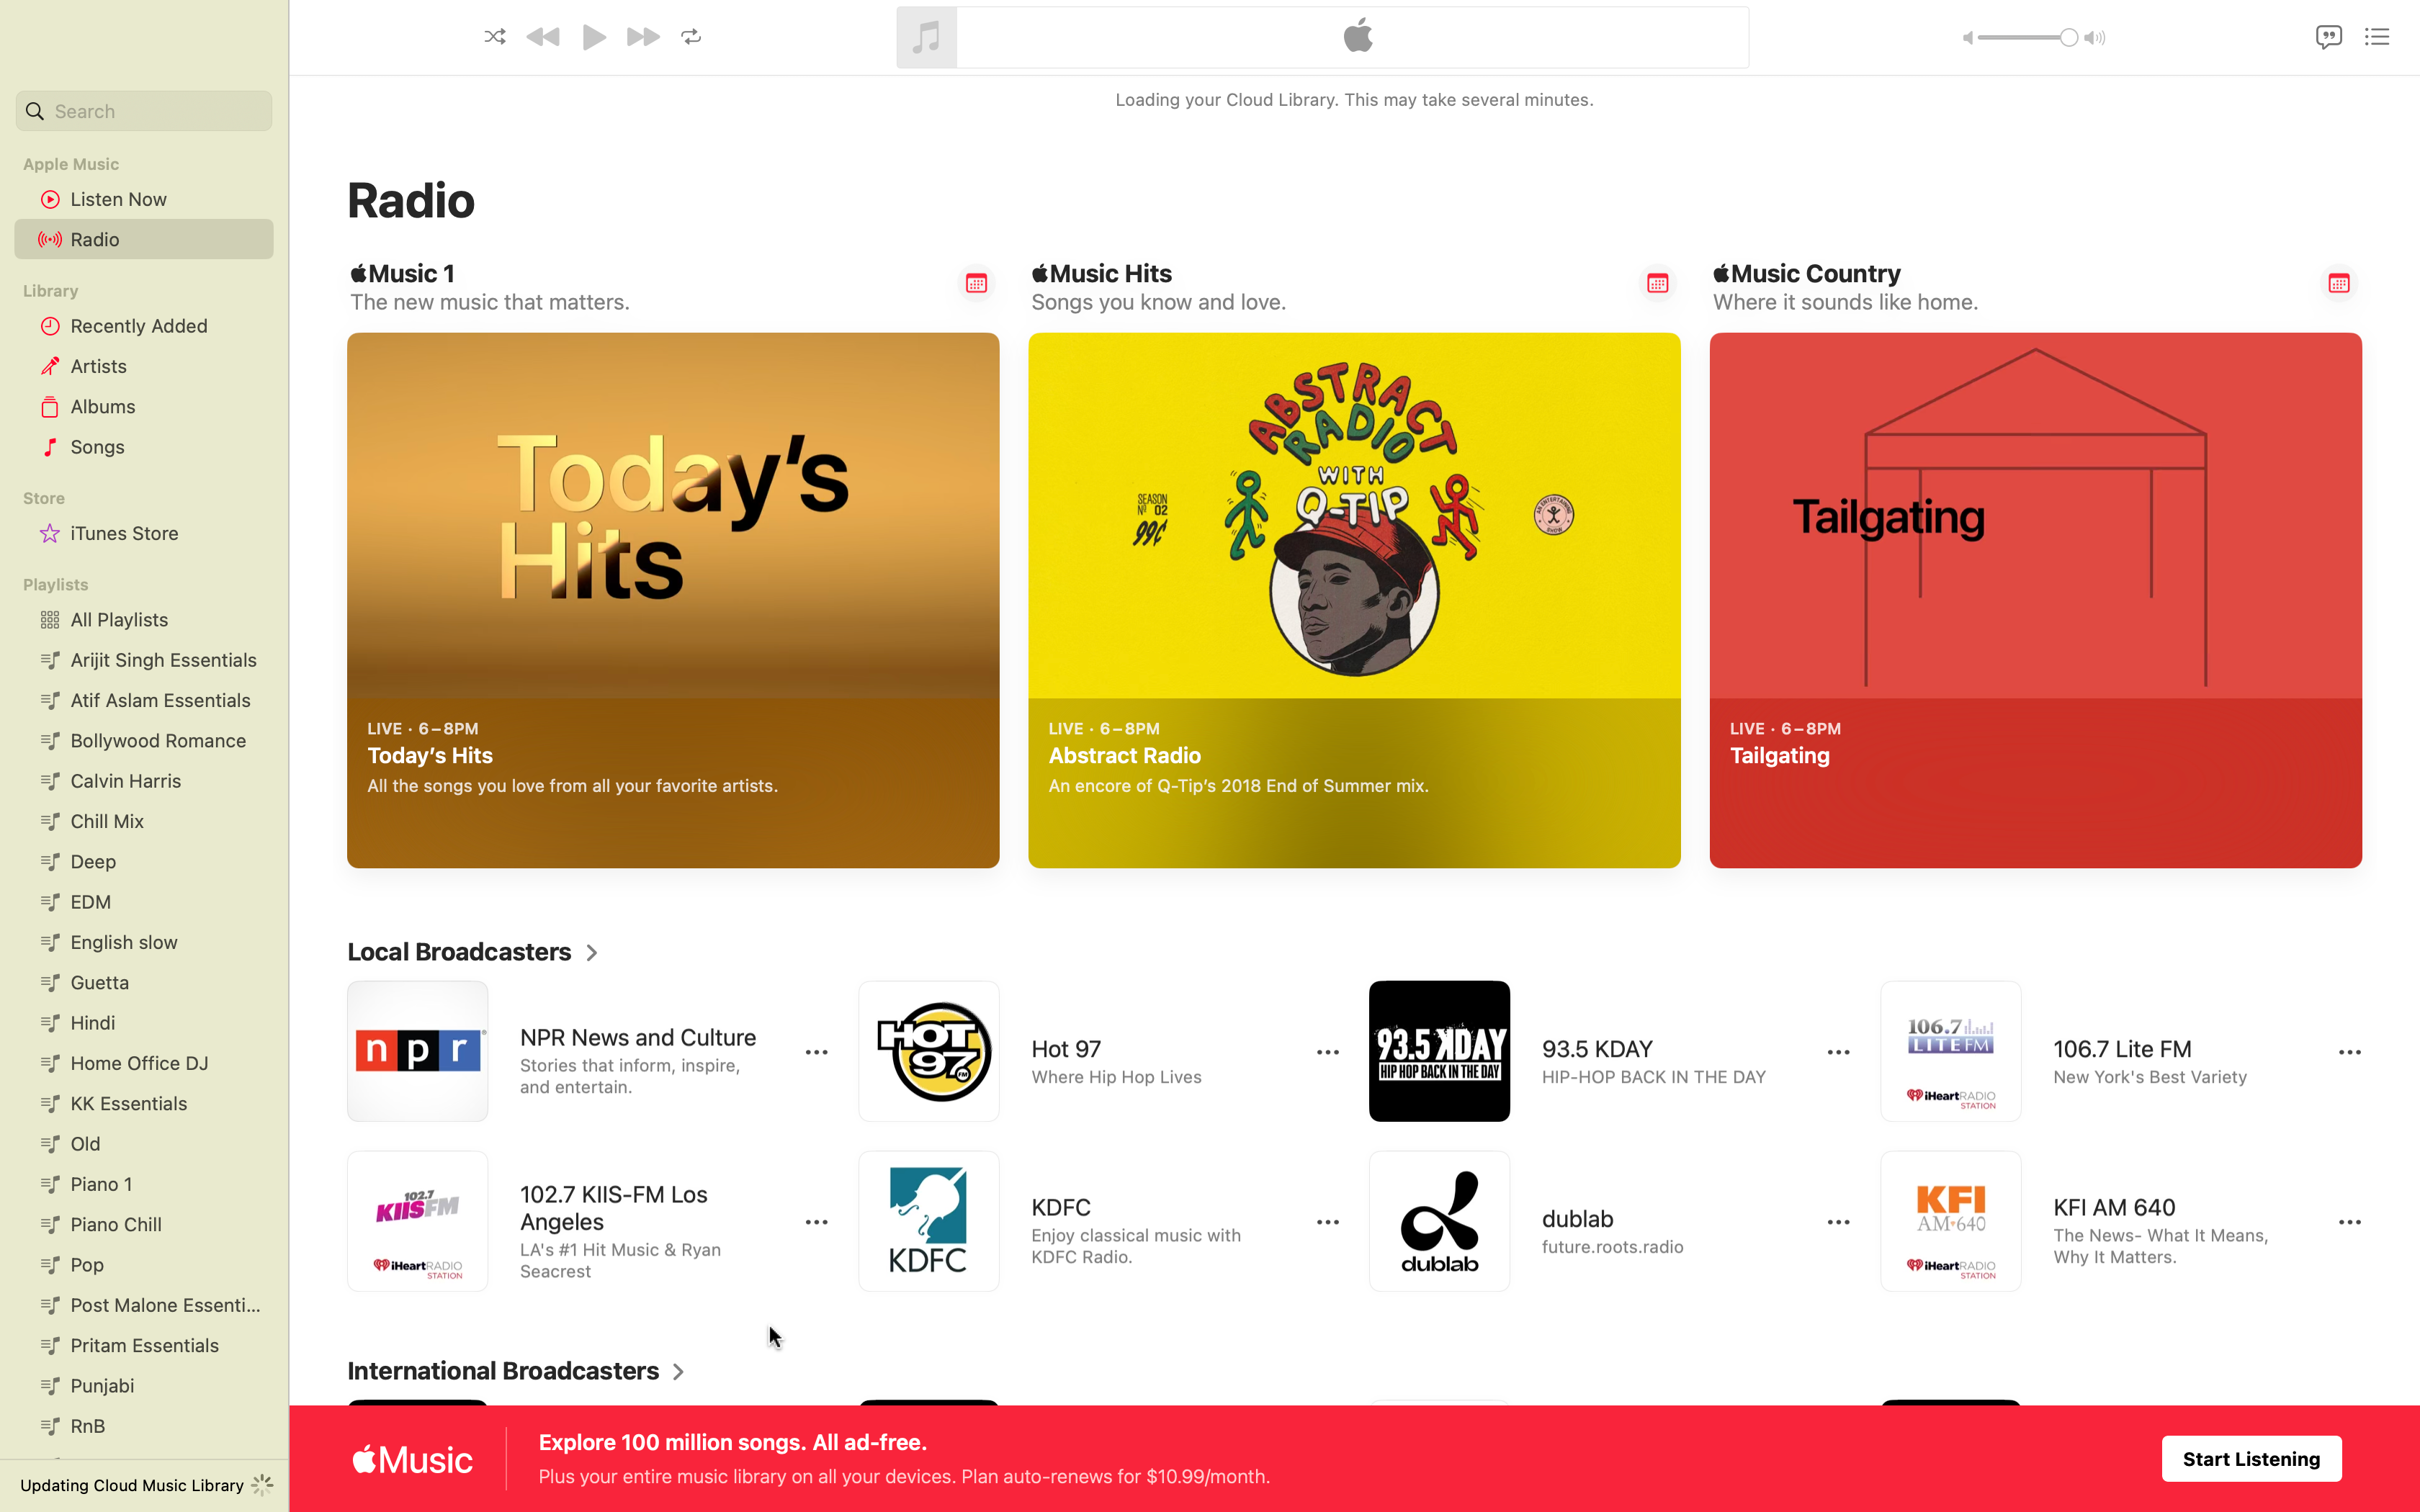  I want to click on Begin playback of today"s popular music, so click(2269960, 1260252).